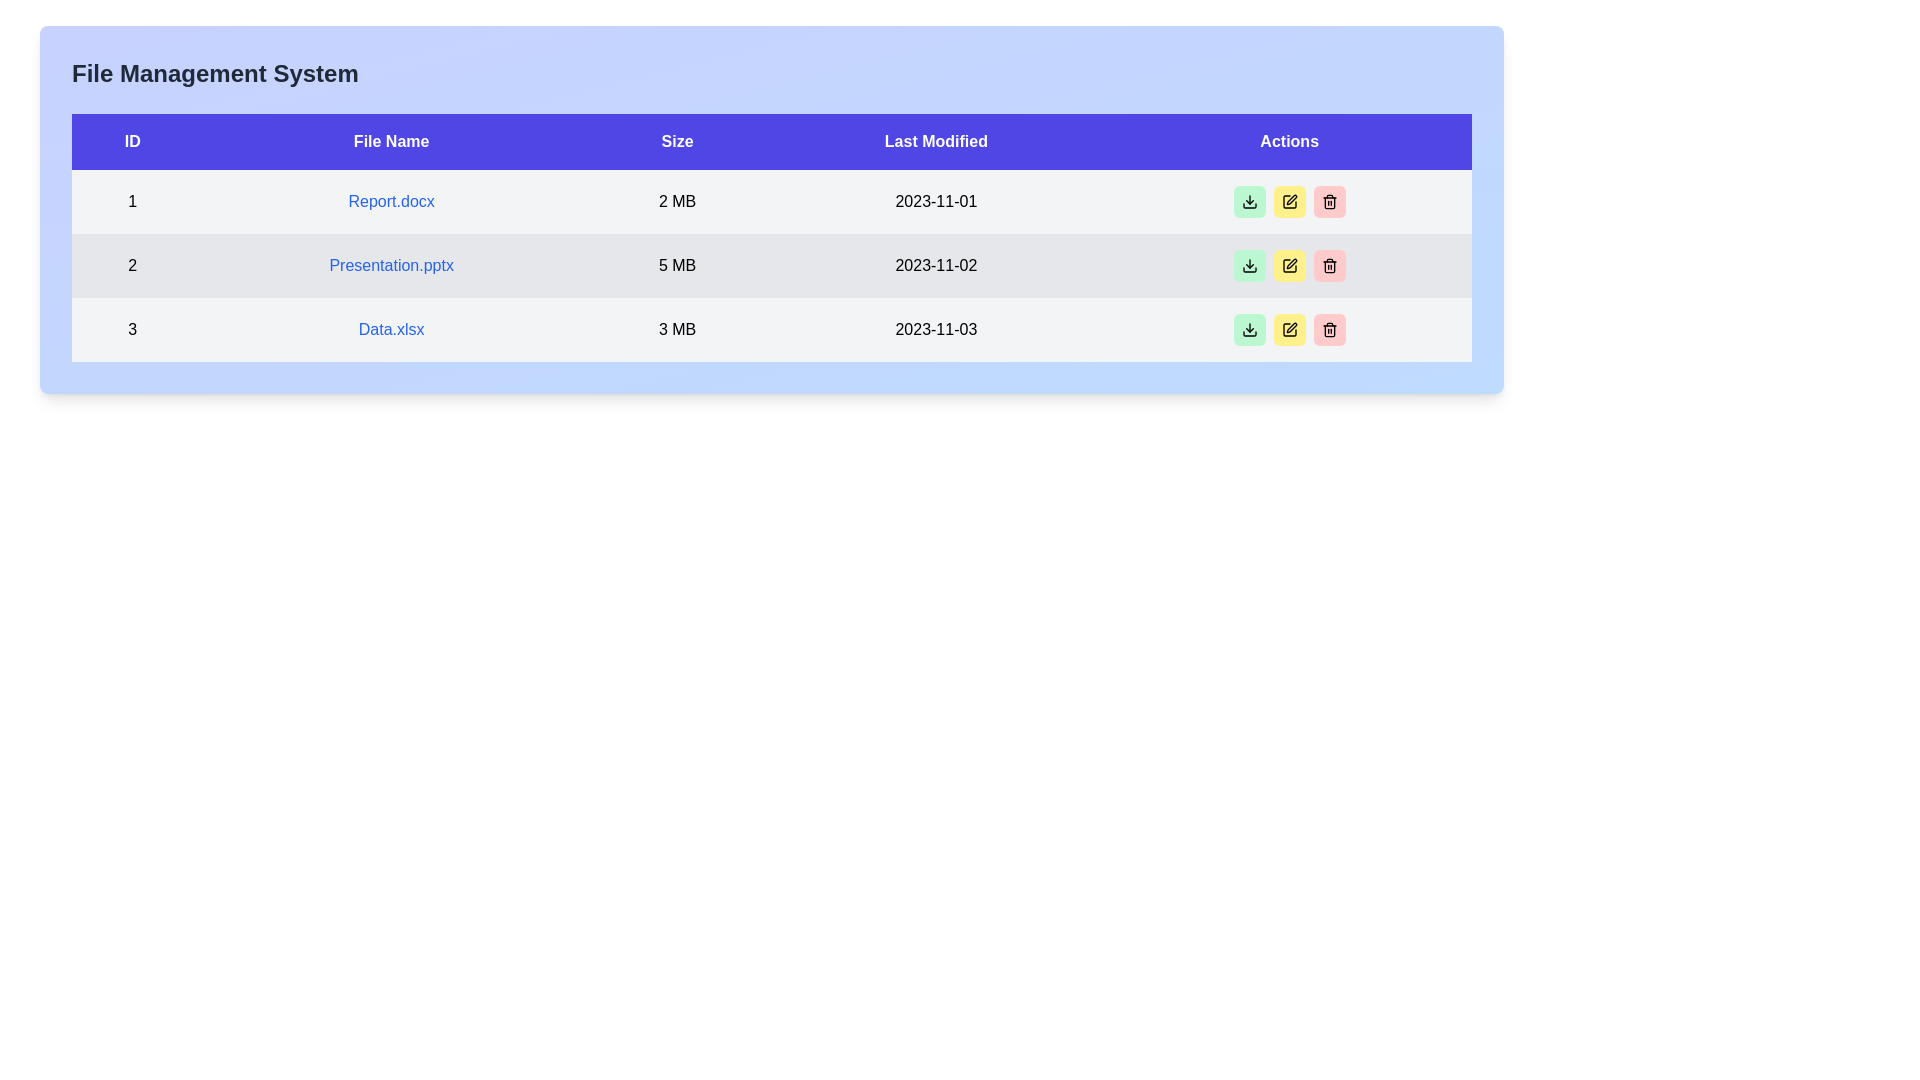 This screenshot has width=1920, height=1080. What do you see at coordinates (1248, 265) in the screenshot?
I see `the green download button with a downward arrow icon located in the first position of the 'Actions' column in the second row of the table to download the file` at bounding box center [1248, 265].